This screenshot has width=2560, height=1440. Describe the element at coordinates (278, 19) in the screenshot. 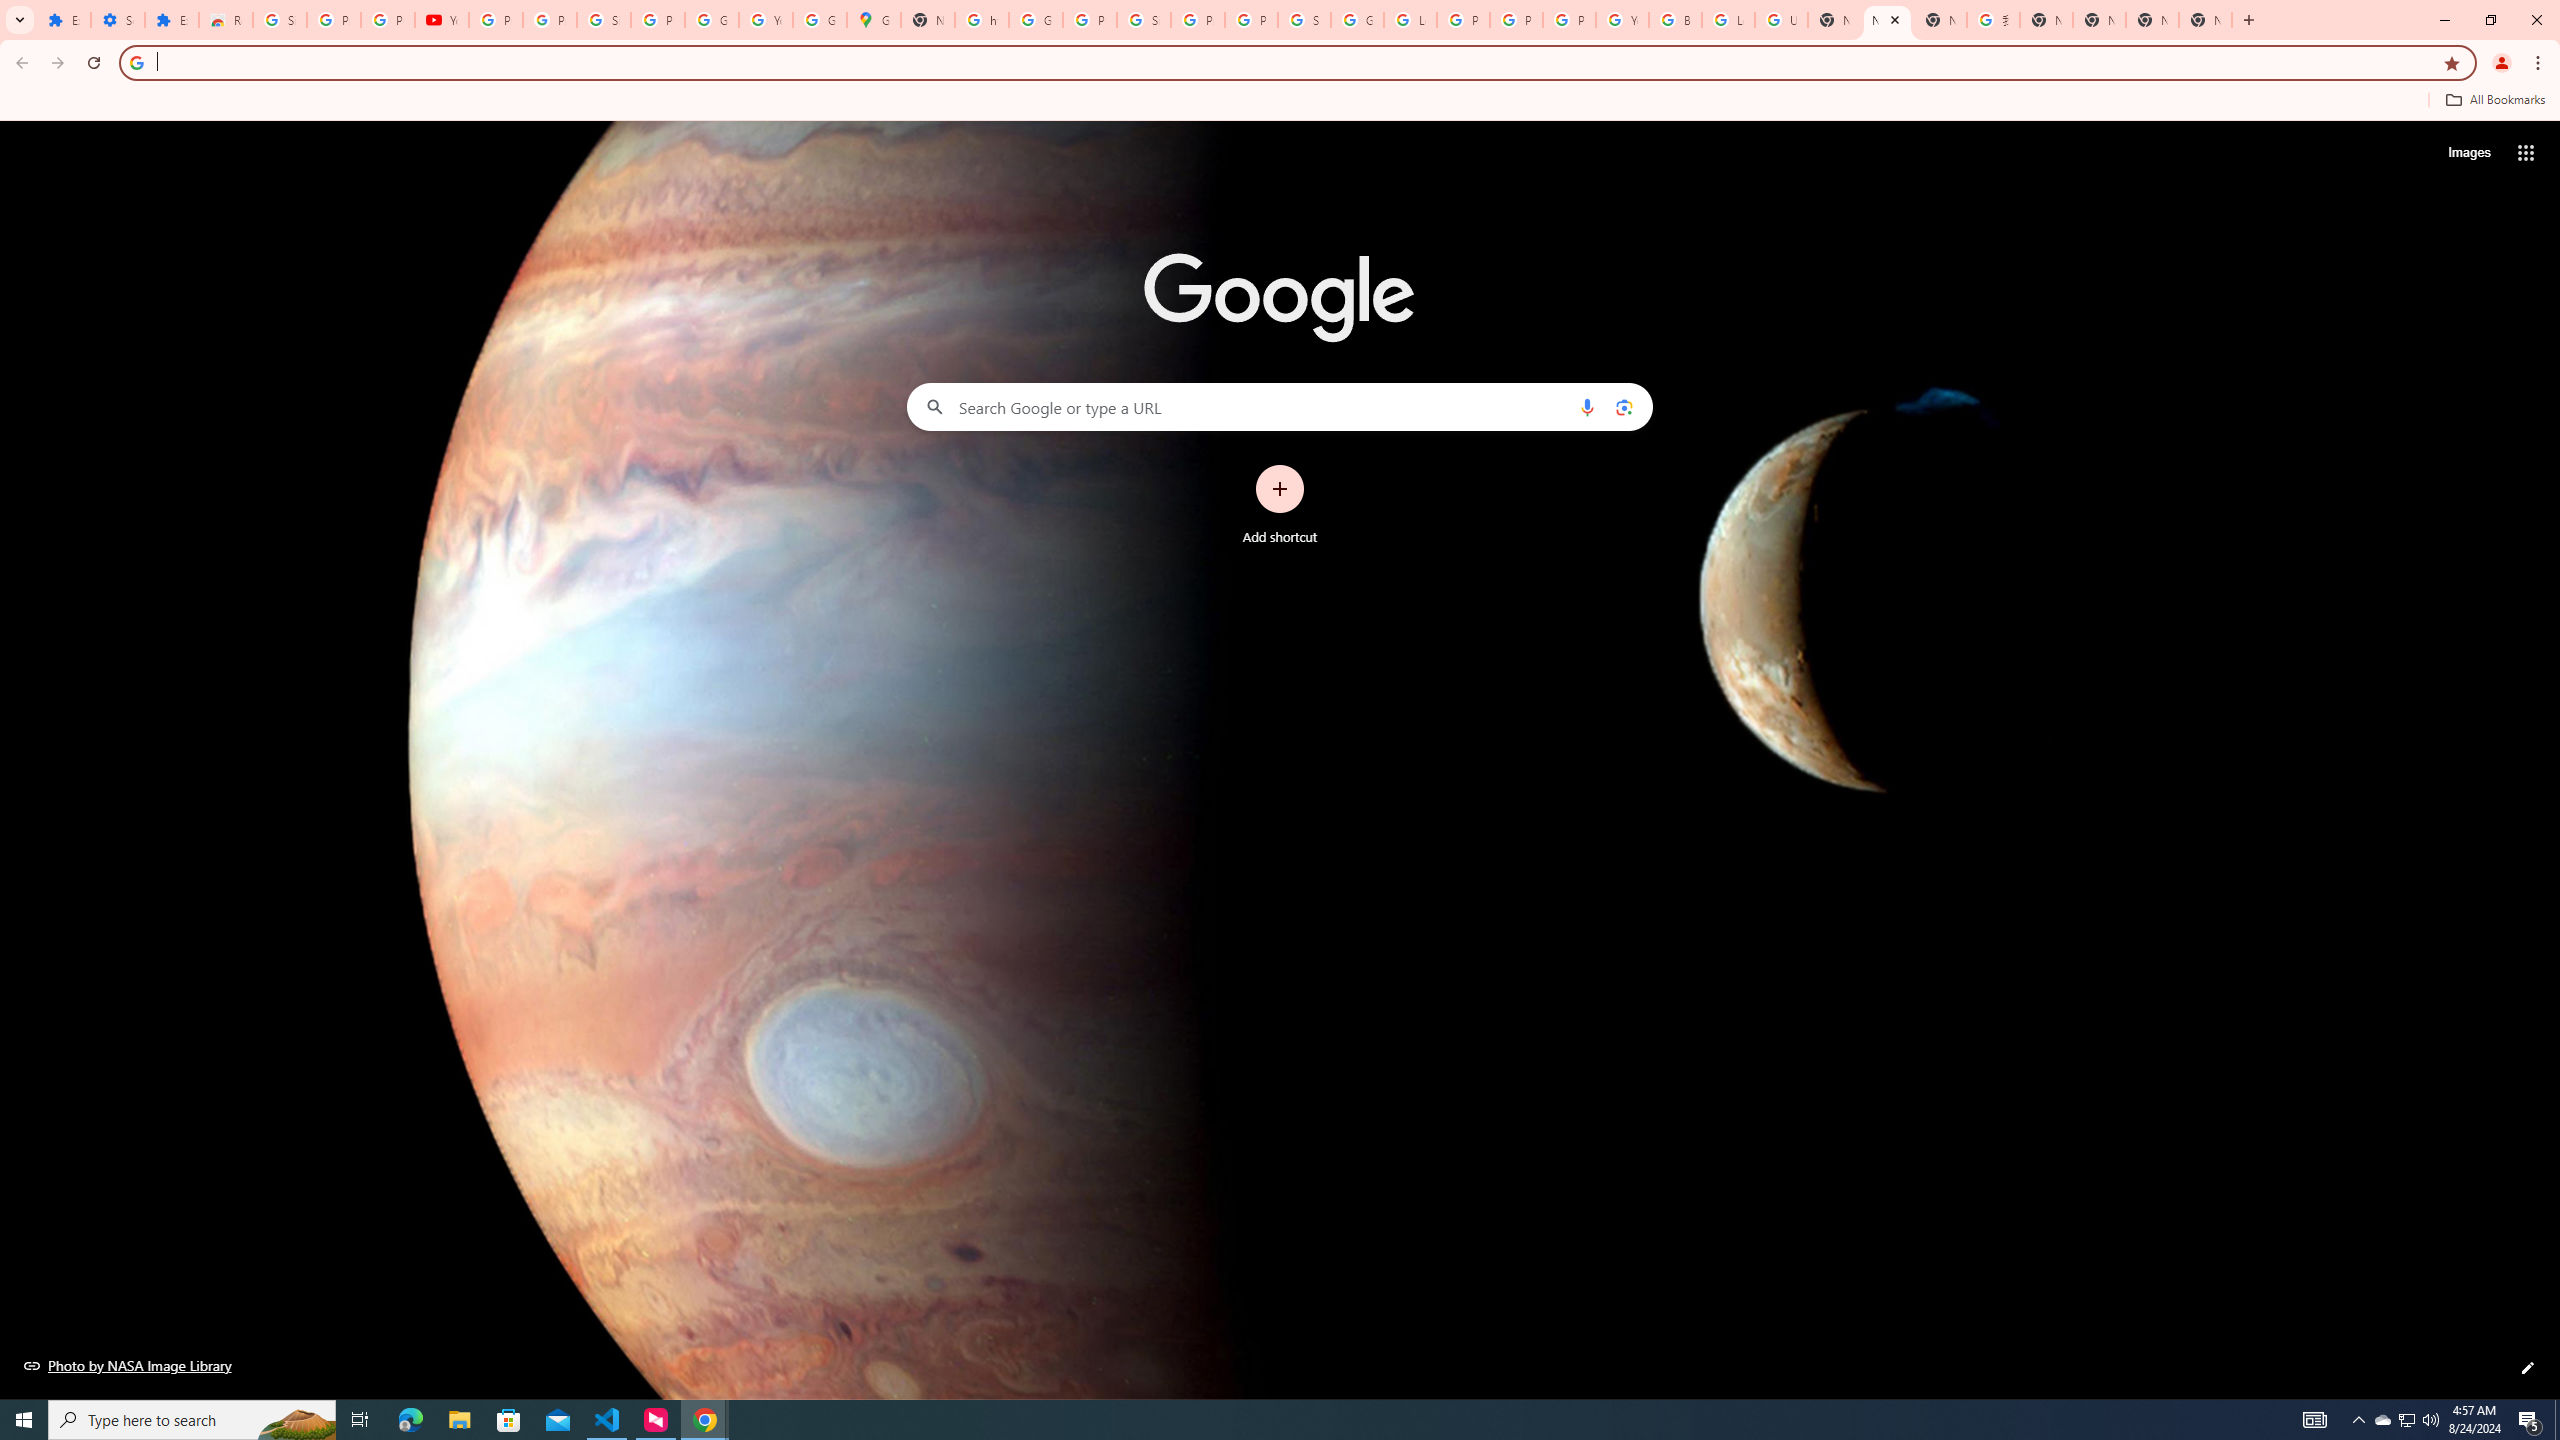

I see `'Sign in - Google Accounts'` at that location.